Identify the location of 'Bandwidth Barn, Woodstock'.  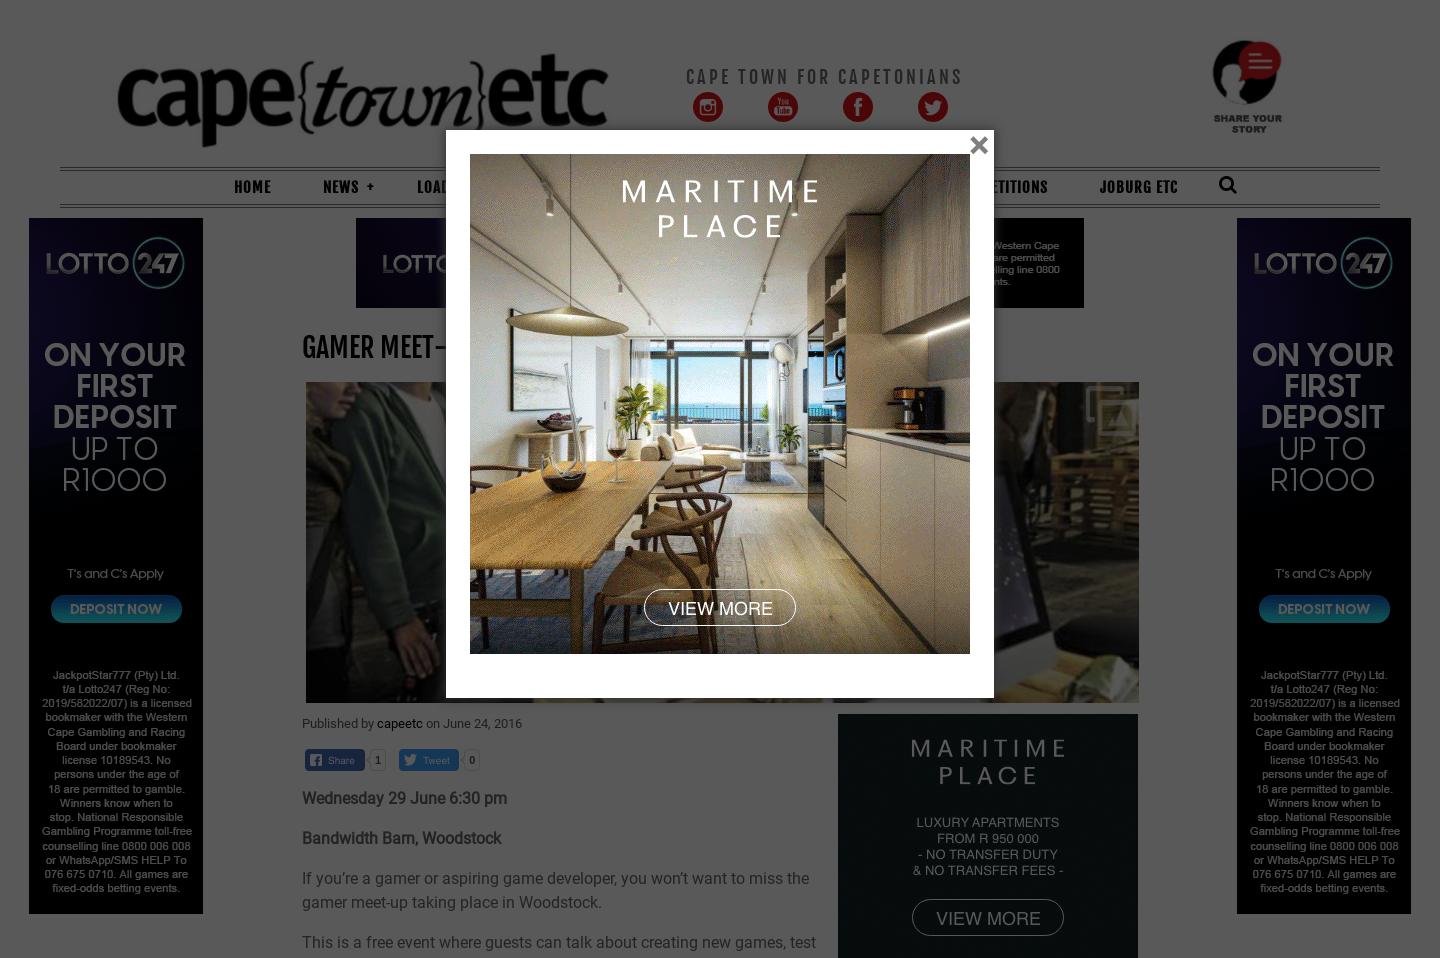
(402, 836).